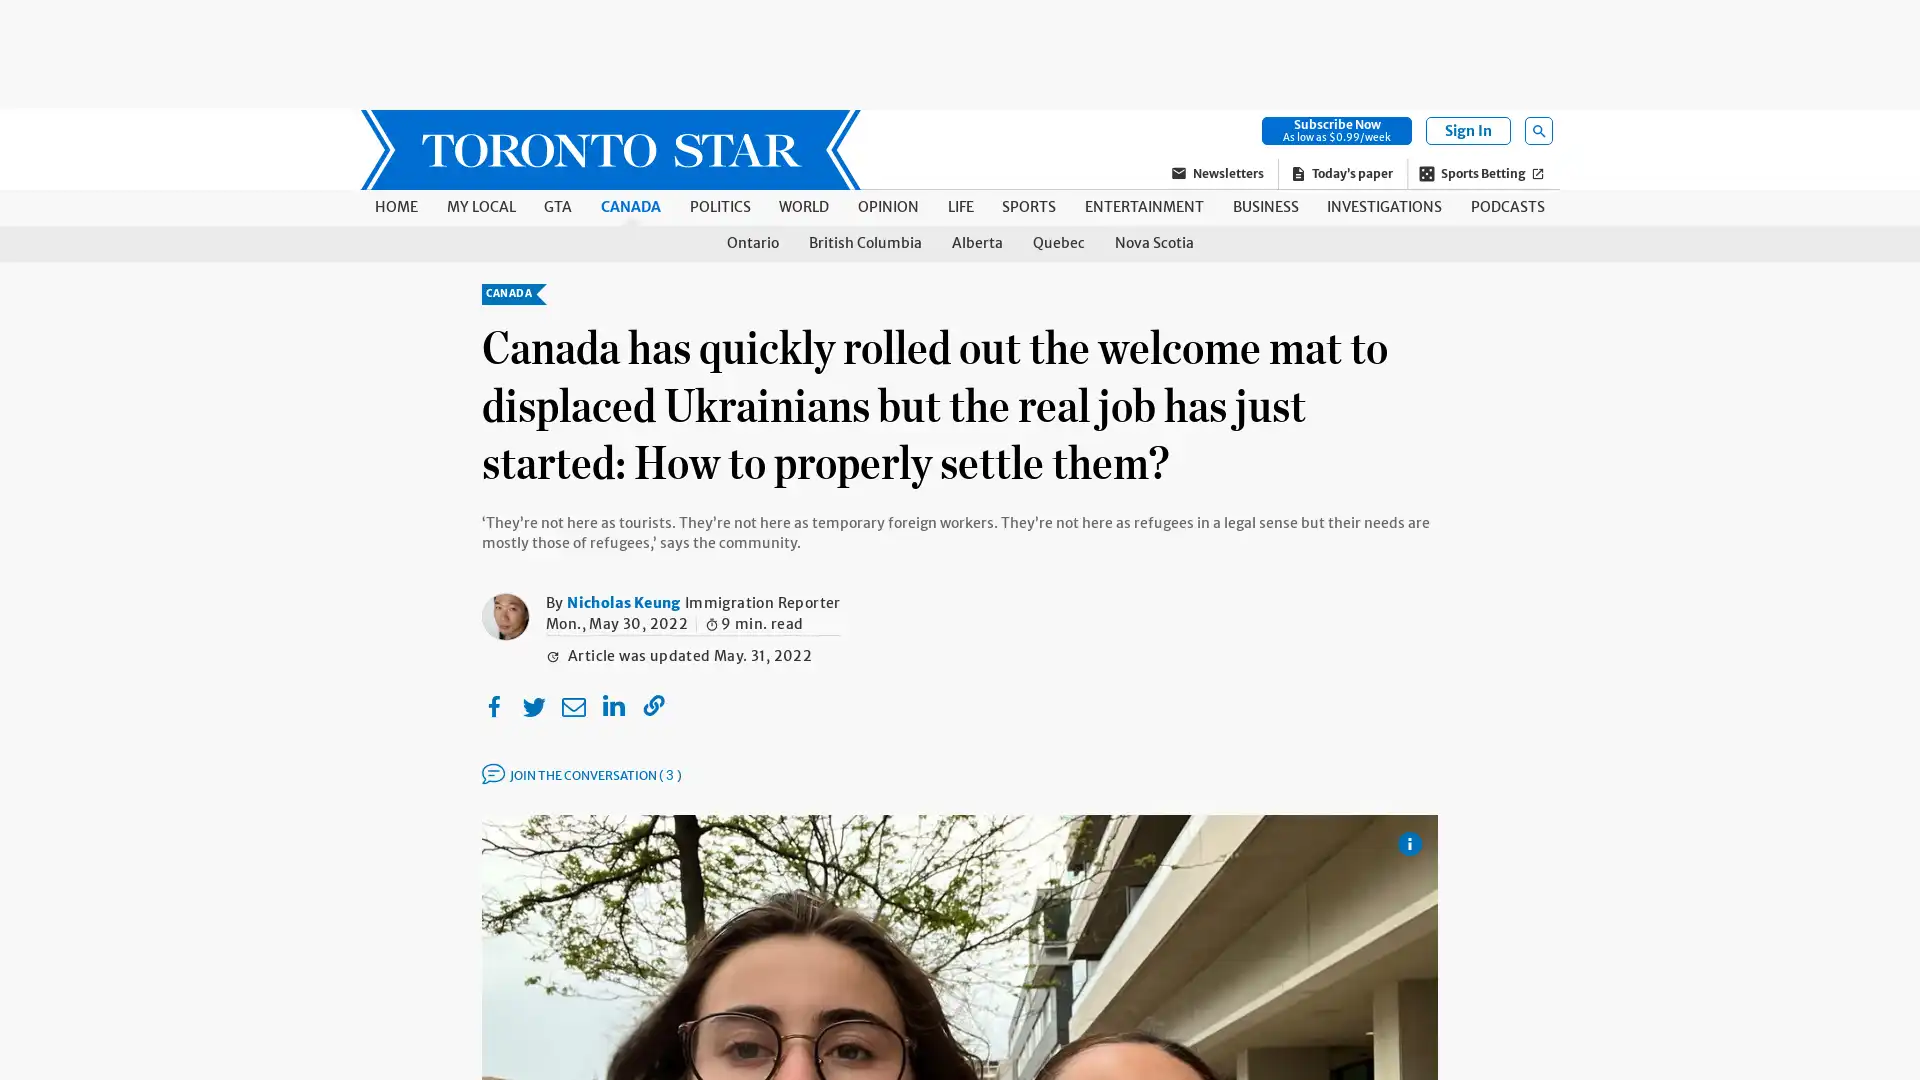  I want to click on Sign In, so click(1468, 131).